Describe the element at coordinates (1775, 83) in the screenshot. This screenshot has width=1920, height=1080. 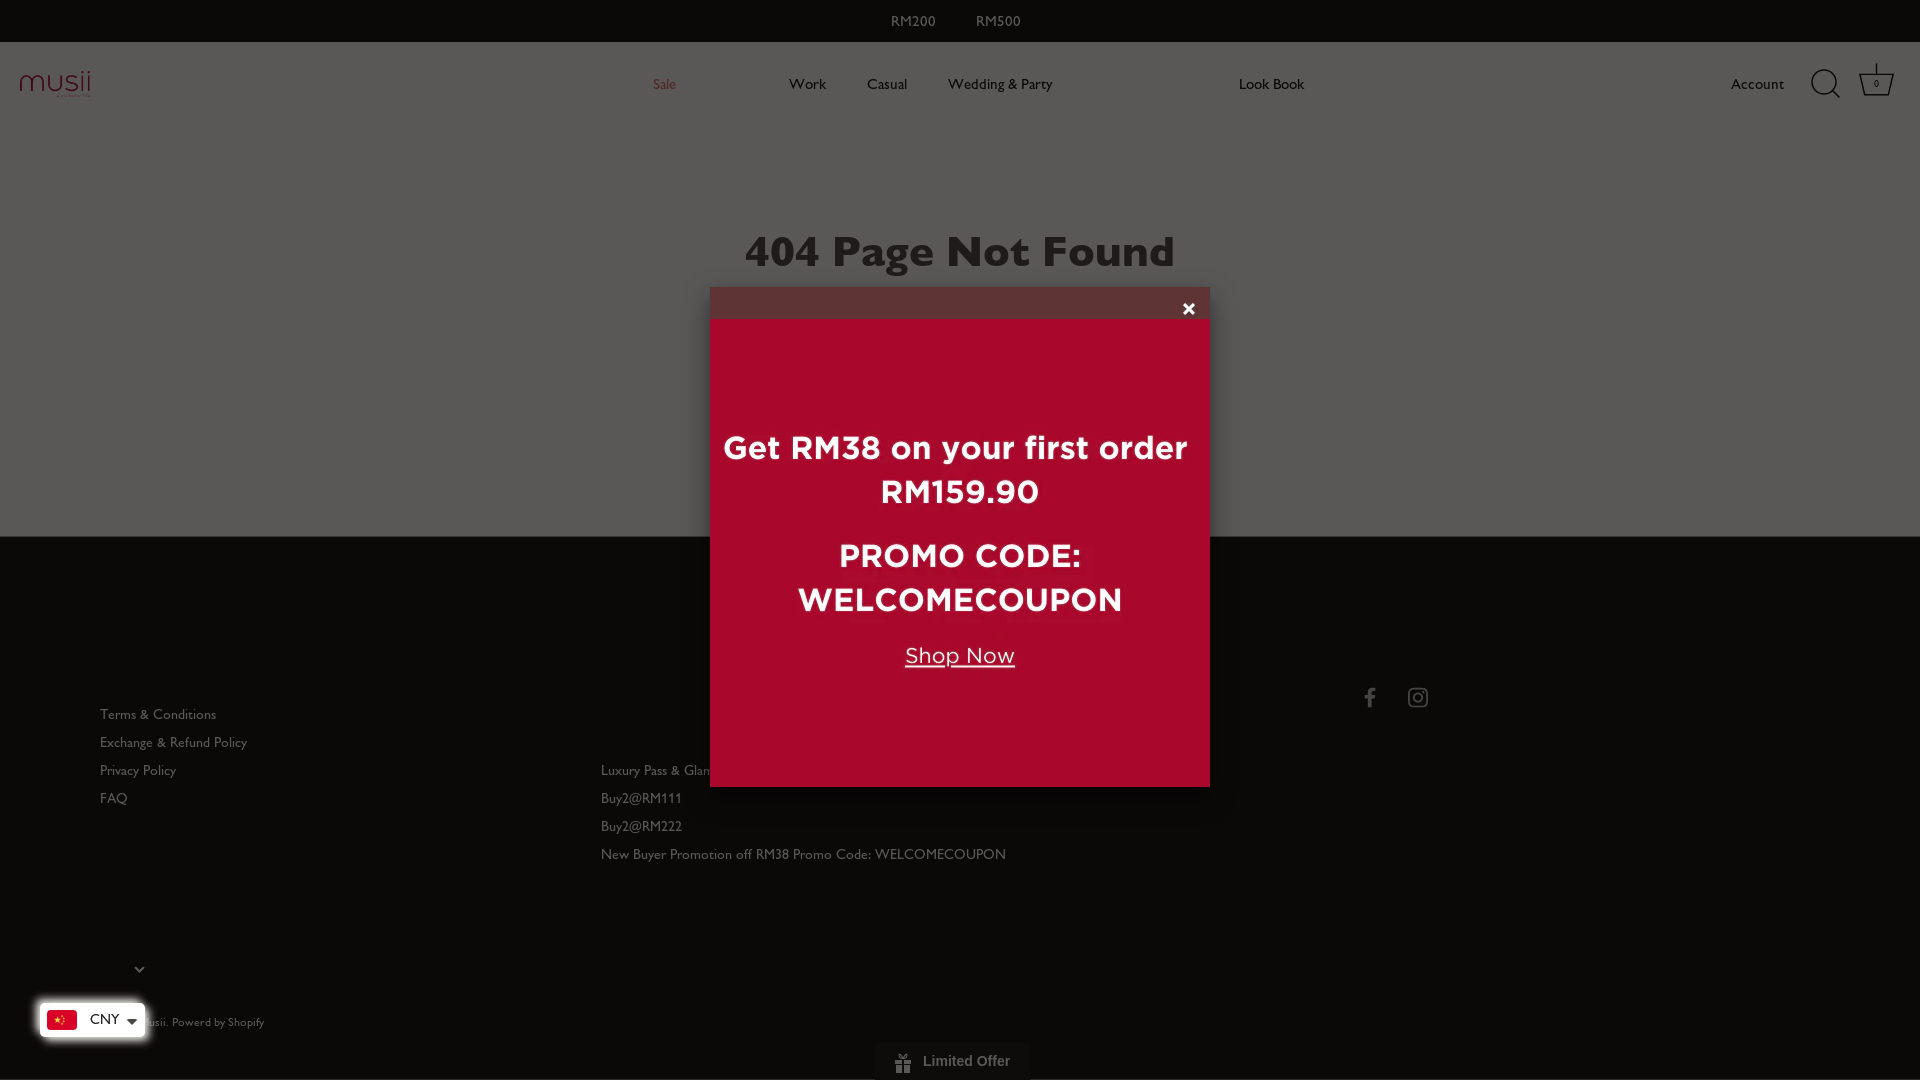
I see `'Account'` at that location.